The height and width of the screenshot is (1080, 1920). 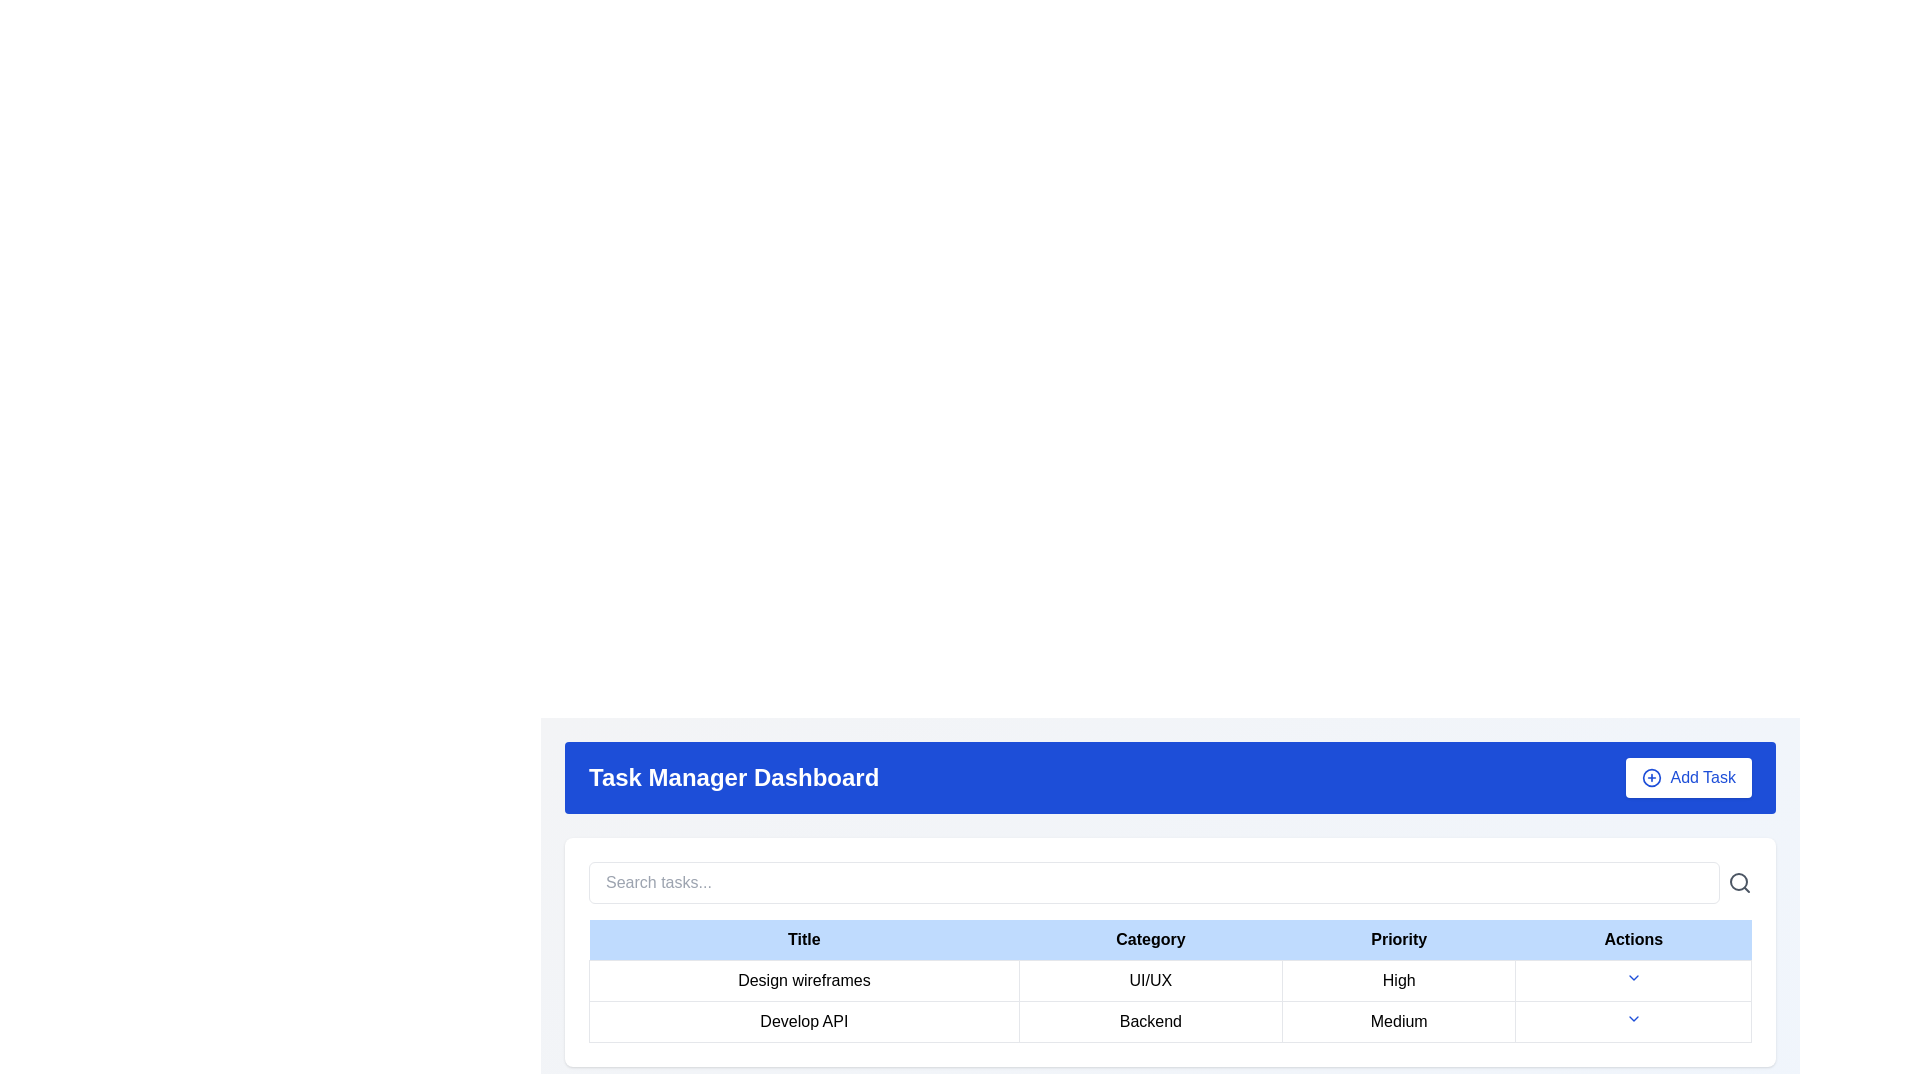 What do you see at coordinates (1398, 979) in the screenshot?
I see `the text label that displays 'High', which is a bold, centrally aligned element in the 'Priority' column, positioned between 'UI/UX' and the 'Actions' dropdown` at bounding box center [1398, 979].